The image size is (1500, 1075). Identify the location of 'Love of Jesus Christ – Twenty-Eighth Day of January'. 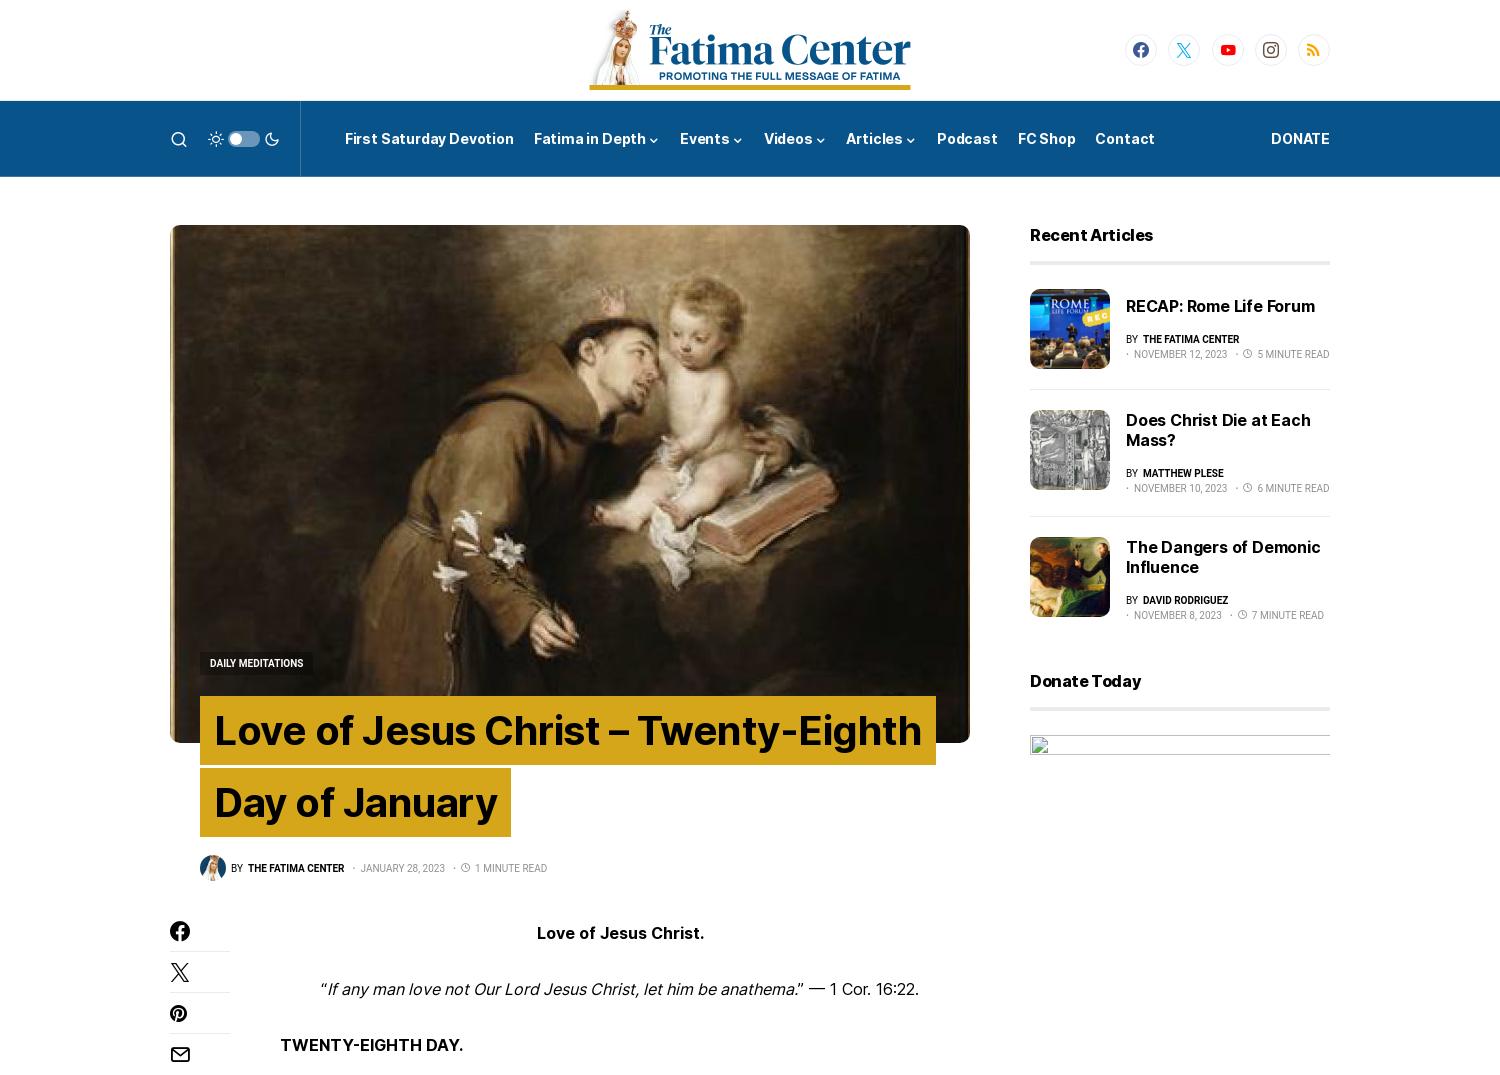
(567, 766).